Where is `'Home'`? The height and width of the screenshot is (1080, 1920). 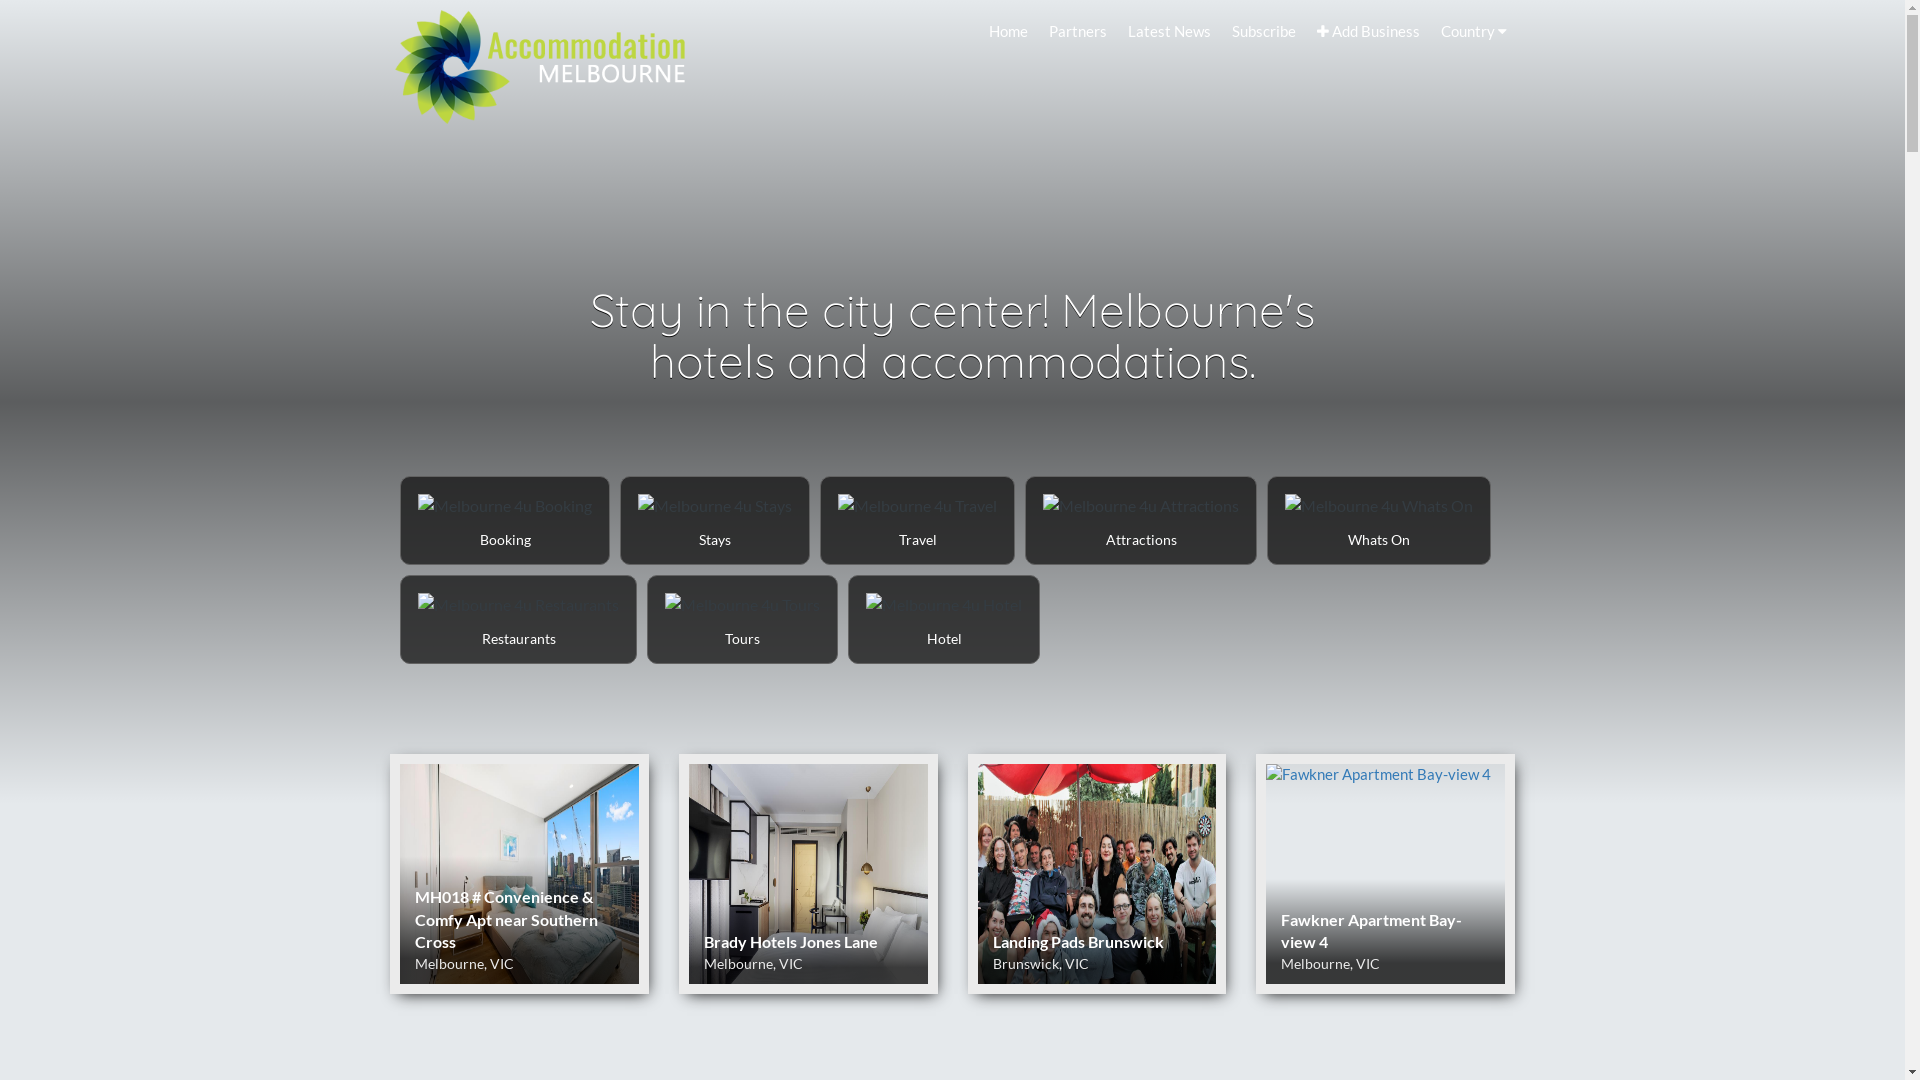 'Home' is located at coordinates (1008, 30).